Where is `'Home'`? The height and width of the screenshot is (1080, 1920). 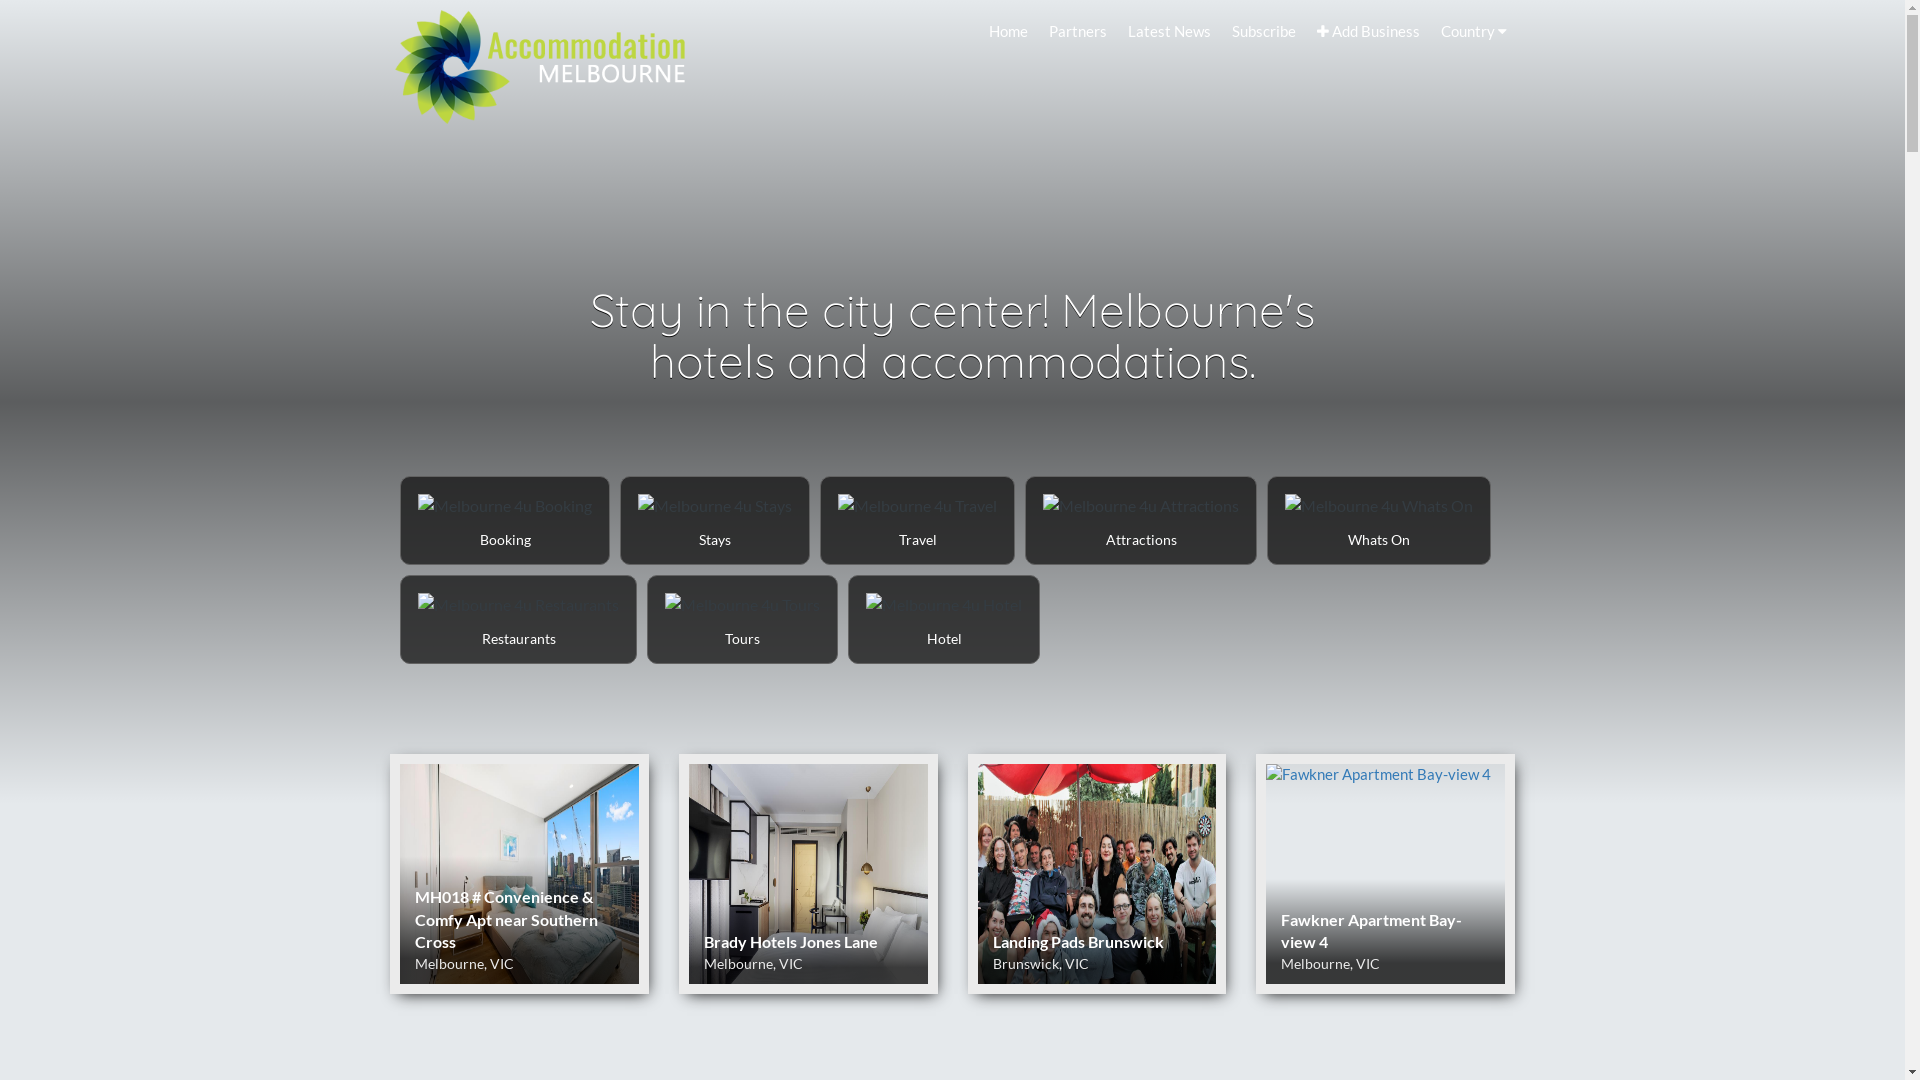 'Home' is located at coordinates (1008, 30).